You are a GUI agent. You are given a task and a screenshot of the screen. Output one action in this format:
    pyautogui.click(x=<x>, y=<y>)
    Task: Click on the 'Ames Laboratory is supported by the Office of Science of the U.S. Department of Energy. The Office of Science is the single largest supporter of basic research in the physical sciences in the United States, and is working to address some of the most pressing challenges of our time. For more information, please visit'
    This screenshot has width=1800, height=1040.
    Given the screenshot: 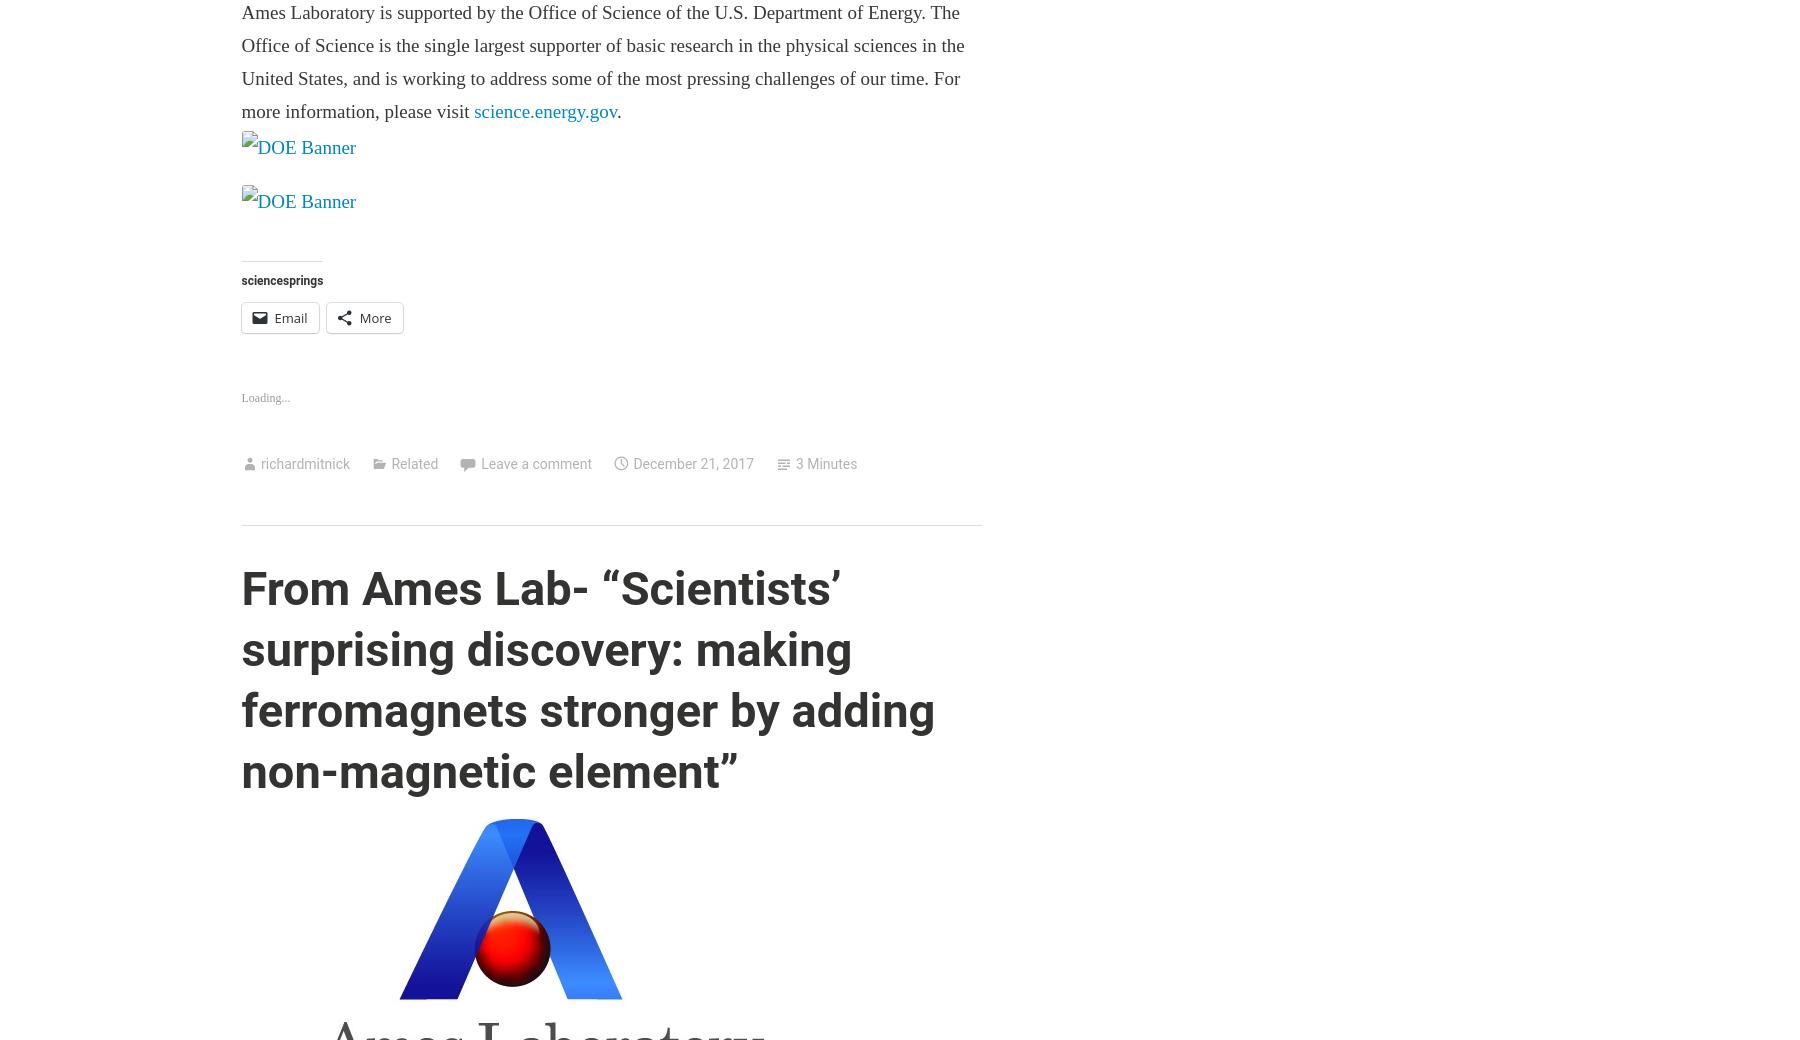 What is the action you would take?
    pyautogui.click(x=602, y=60)
    